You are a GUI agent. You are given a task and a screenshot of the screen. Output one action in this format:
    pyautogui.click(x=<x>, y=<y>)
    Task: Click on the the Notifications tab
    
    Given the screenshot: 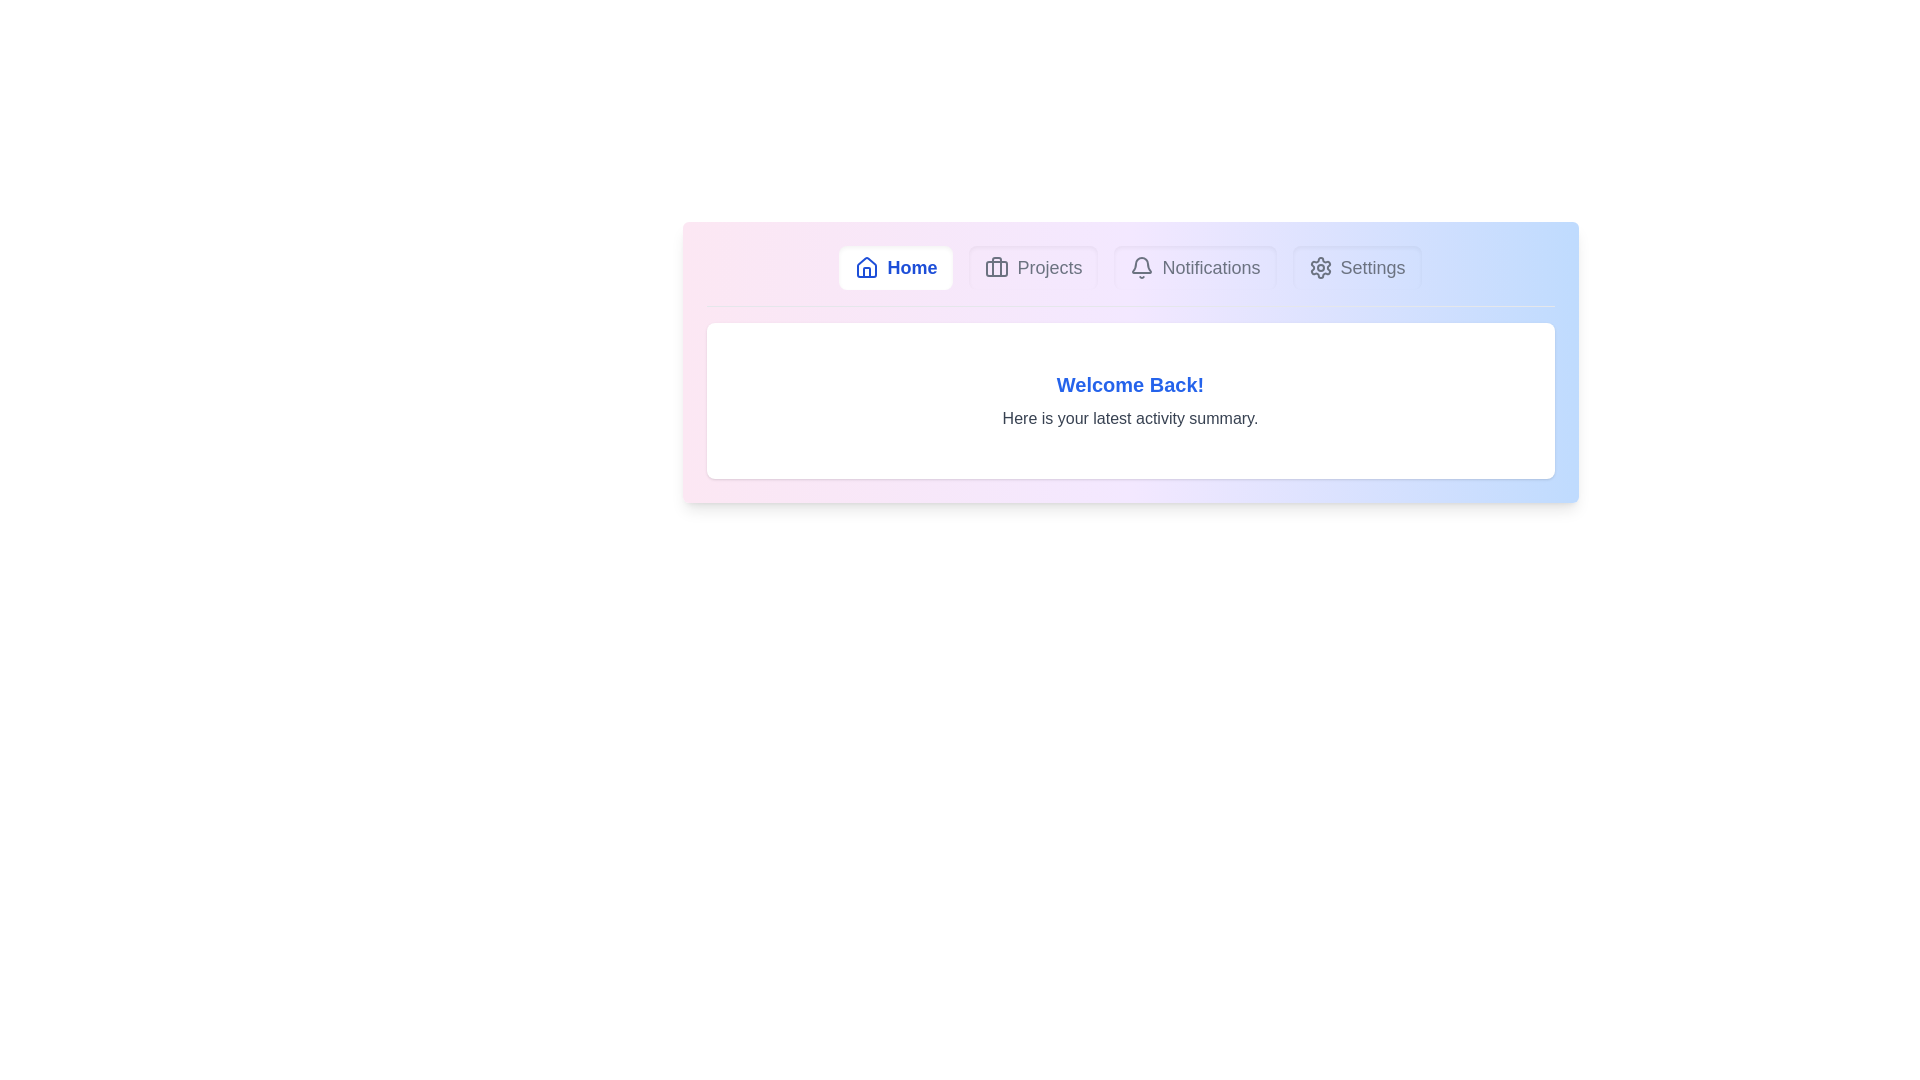 What is the action you would take?
    pyautogui.click(x=1195, y=266)
    